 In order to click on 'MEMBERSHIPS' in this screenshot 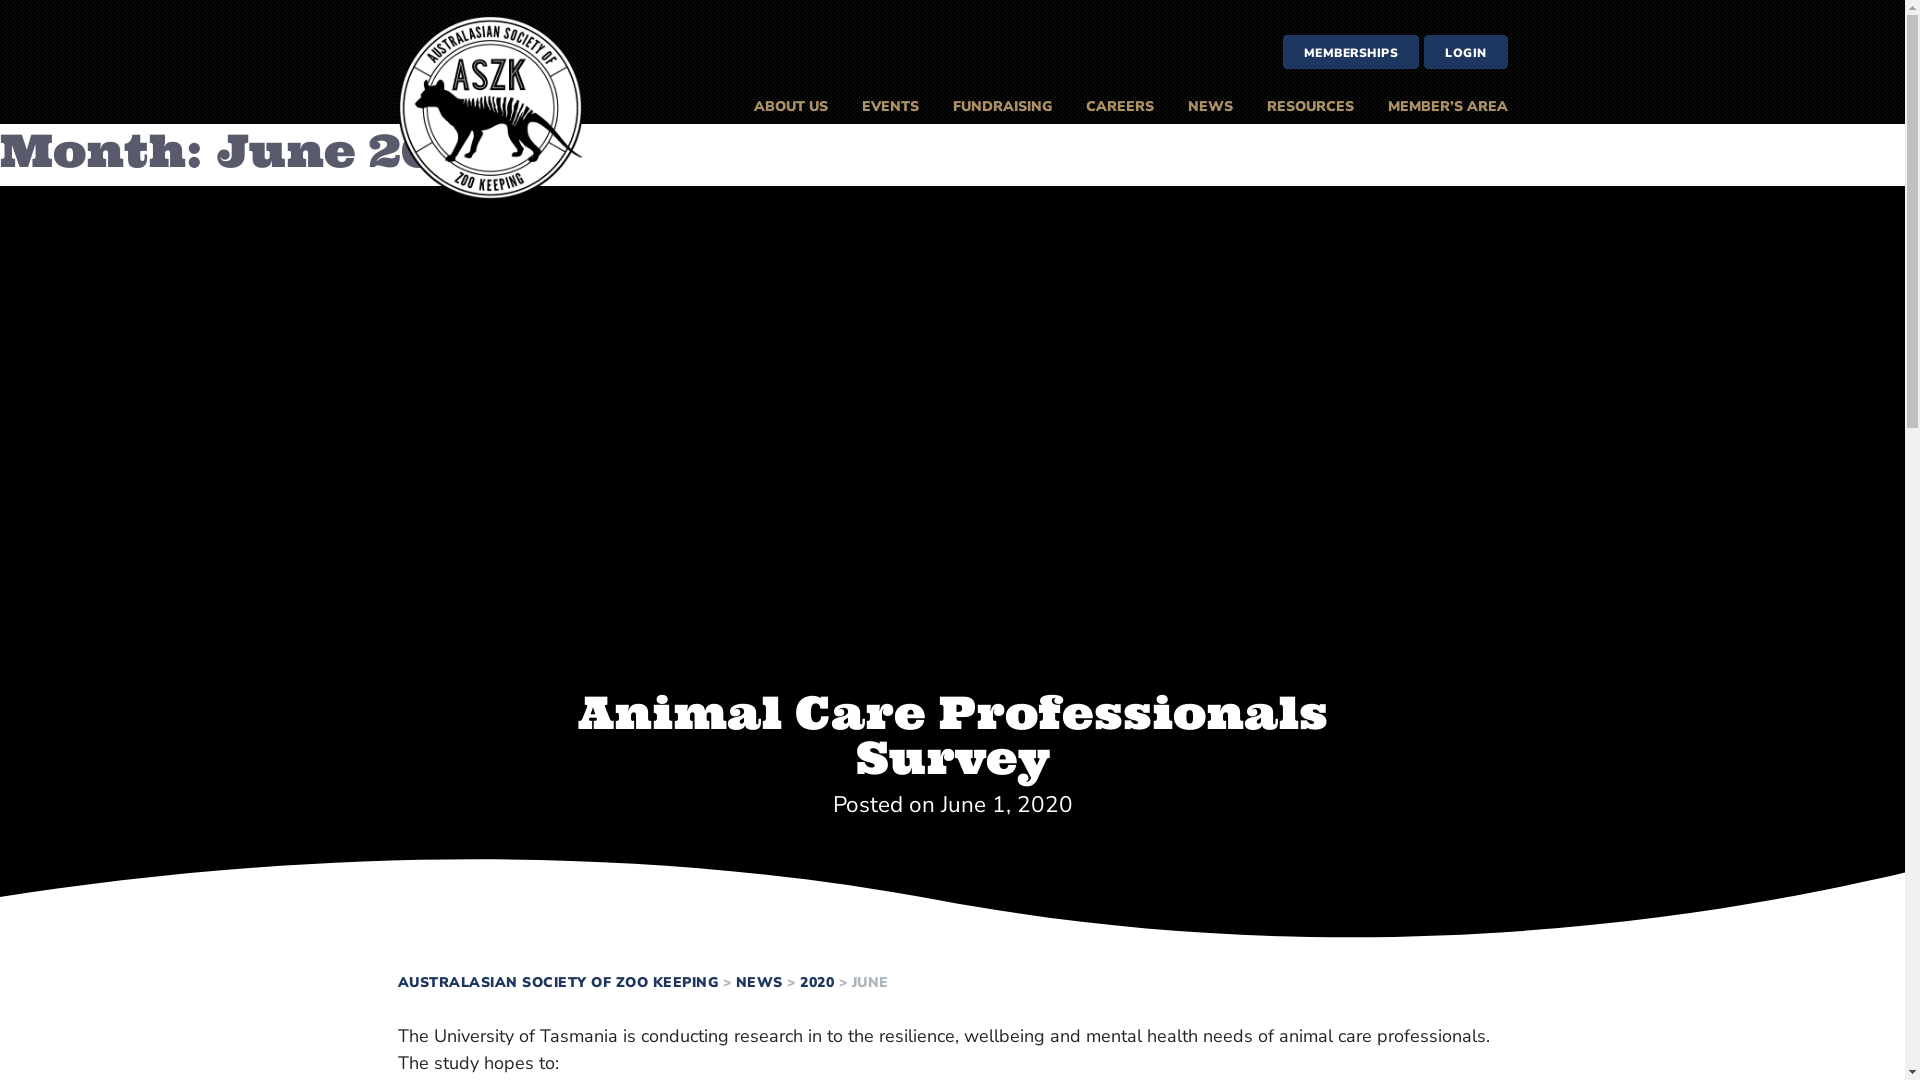, I will do `click(1350, 50)`.